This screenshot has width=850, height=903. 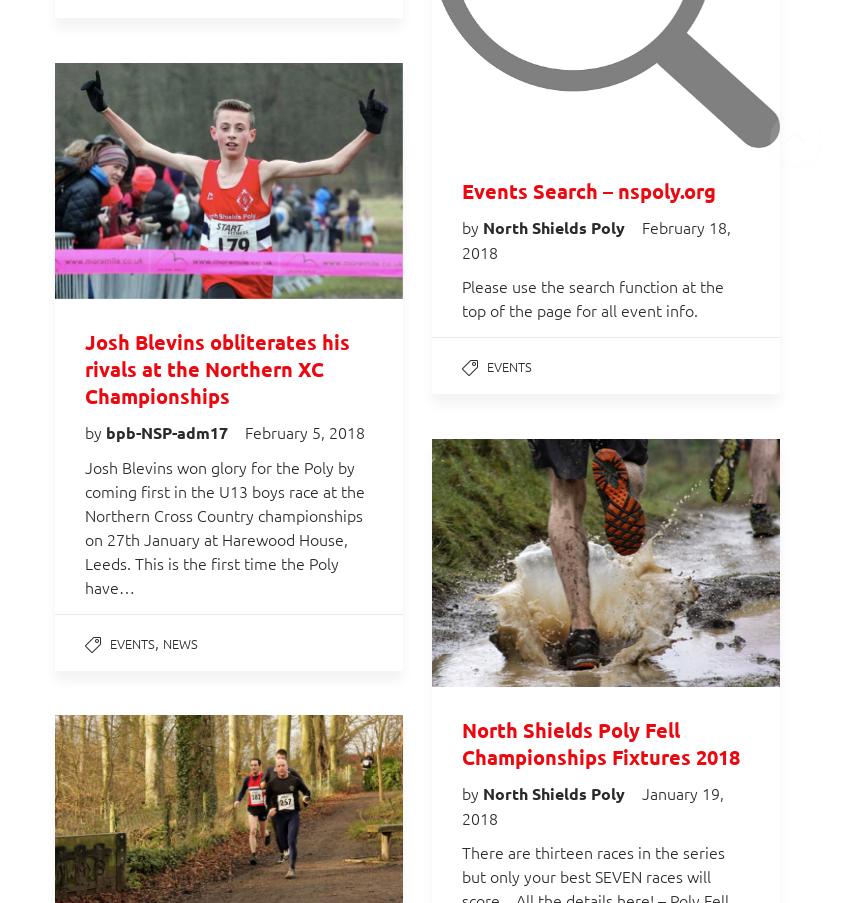 What do you see at coordinates (592, 295) in the screenshot?
I see `'Please use the search function at the top of the page for all event info.'` at bounding box center [592, 295].